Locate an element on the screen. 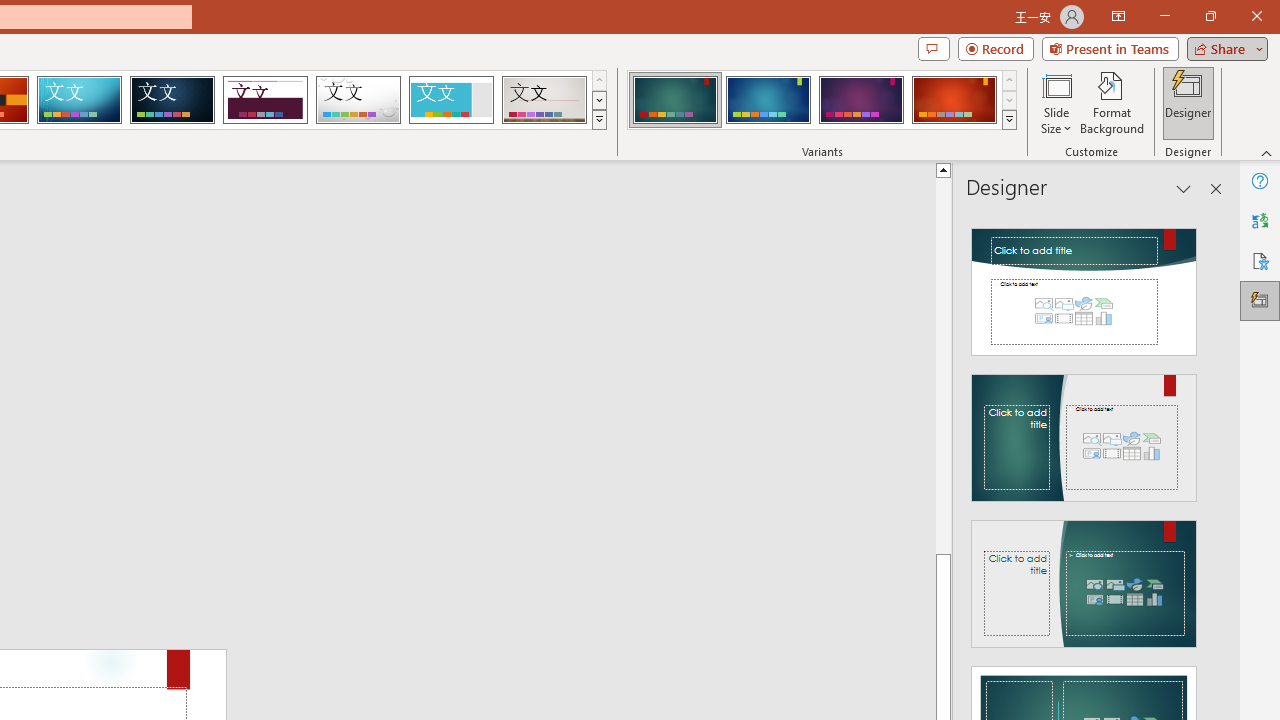  'Format Background' is located at coordinates (1111, 103).